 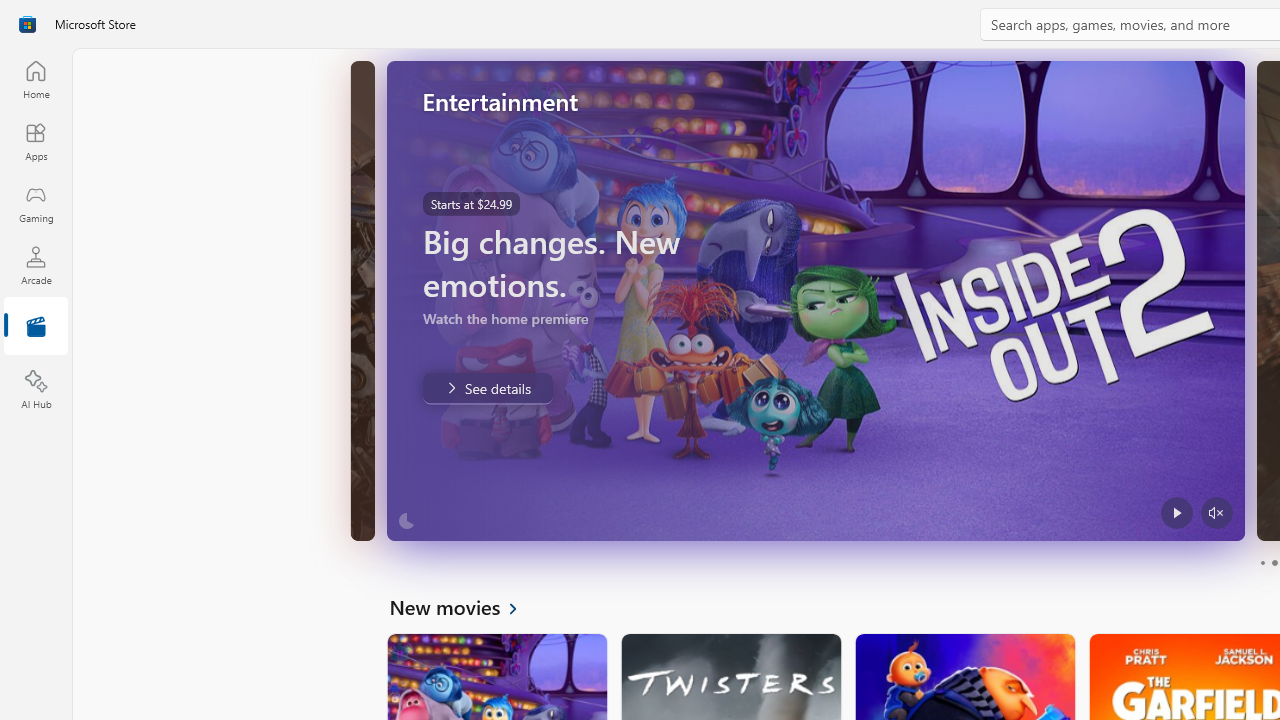 I want to click on 'Home', so click(x=35, y=78).